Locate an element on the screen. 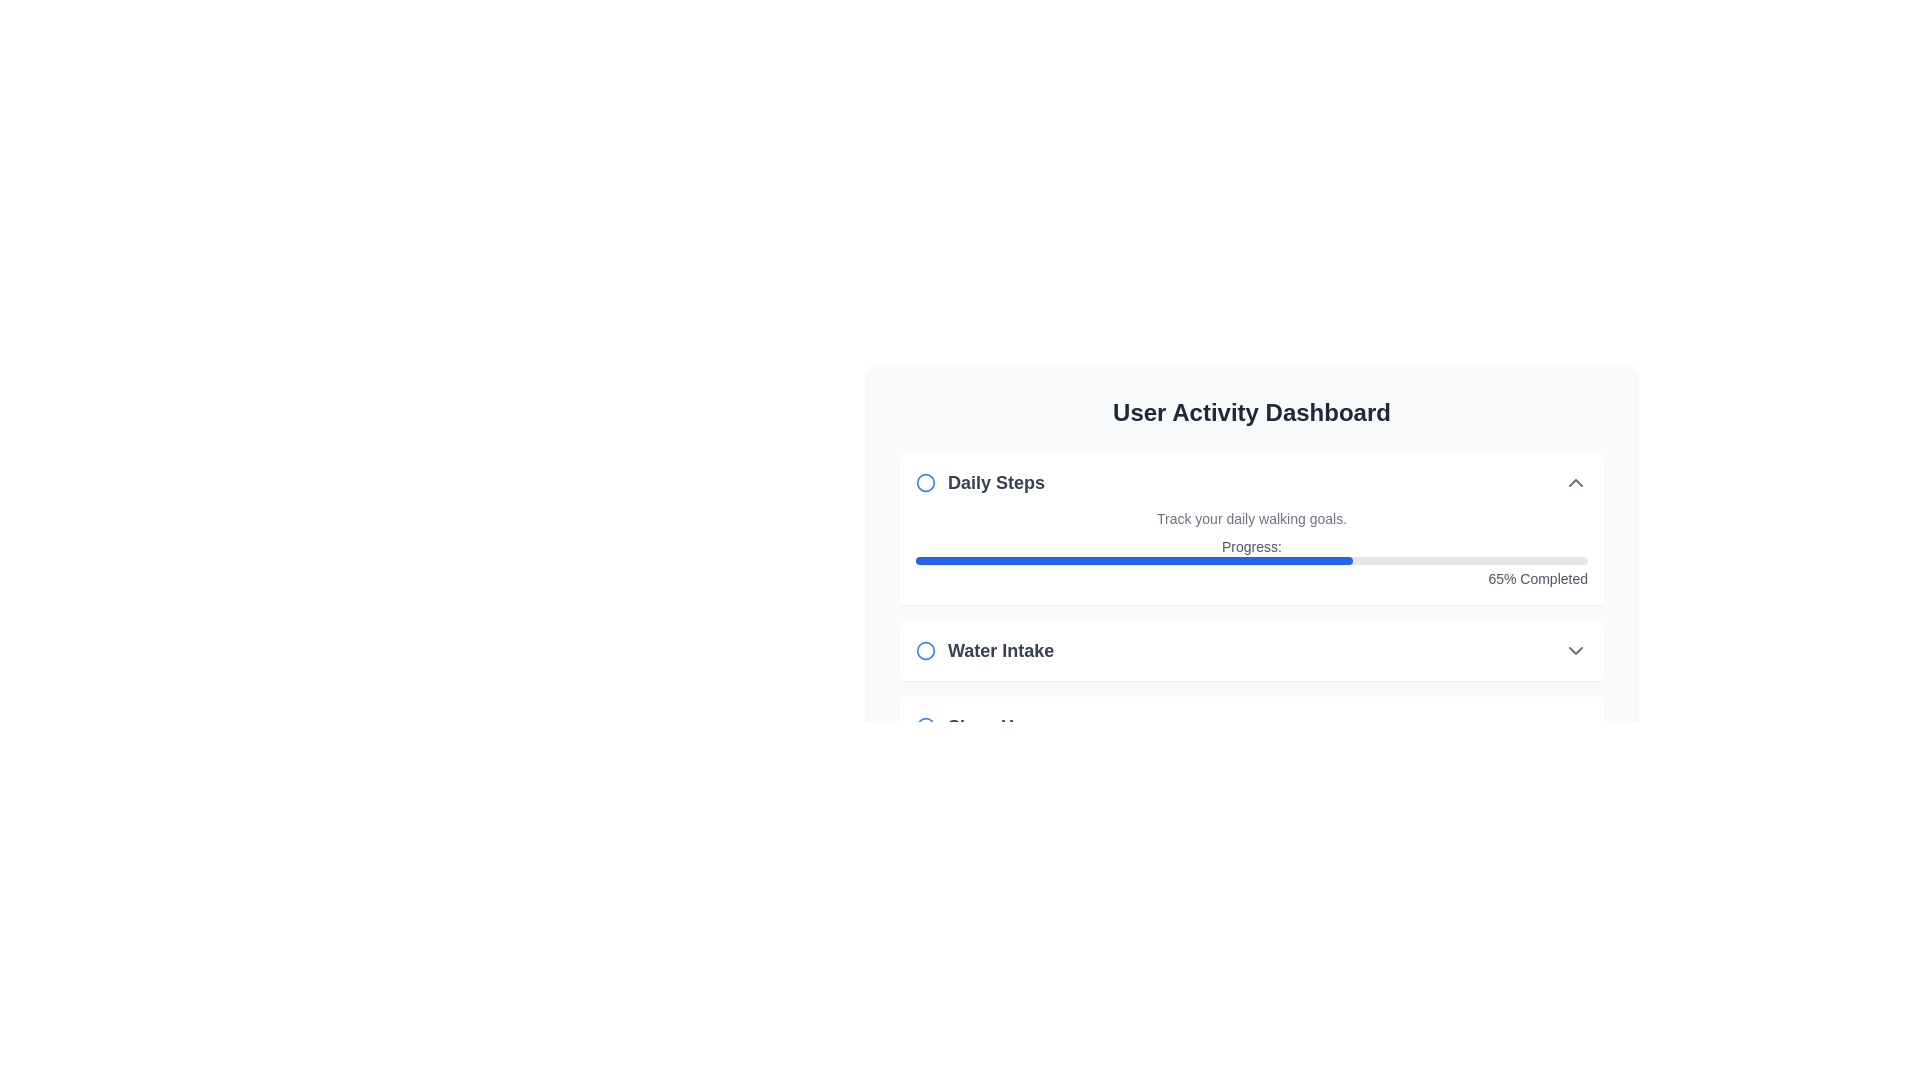 The image size is (1920, 1080). the small circular icon with a bold blue outline located to the left of the text 'Daily Steps' is located at coordinates (925, 482).